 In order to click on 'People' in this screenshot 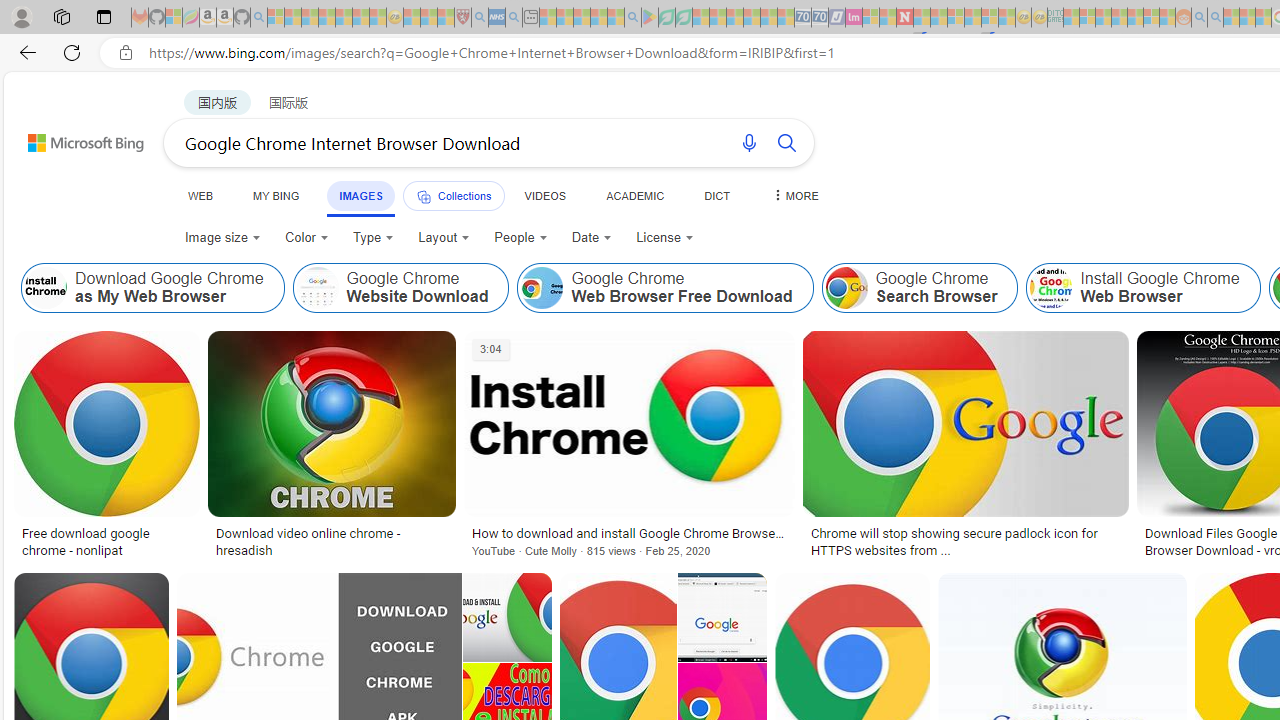, I will do `click(521, 236)`.